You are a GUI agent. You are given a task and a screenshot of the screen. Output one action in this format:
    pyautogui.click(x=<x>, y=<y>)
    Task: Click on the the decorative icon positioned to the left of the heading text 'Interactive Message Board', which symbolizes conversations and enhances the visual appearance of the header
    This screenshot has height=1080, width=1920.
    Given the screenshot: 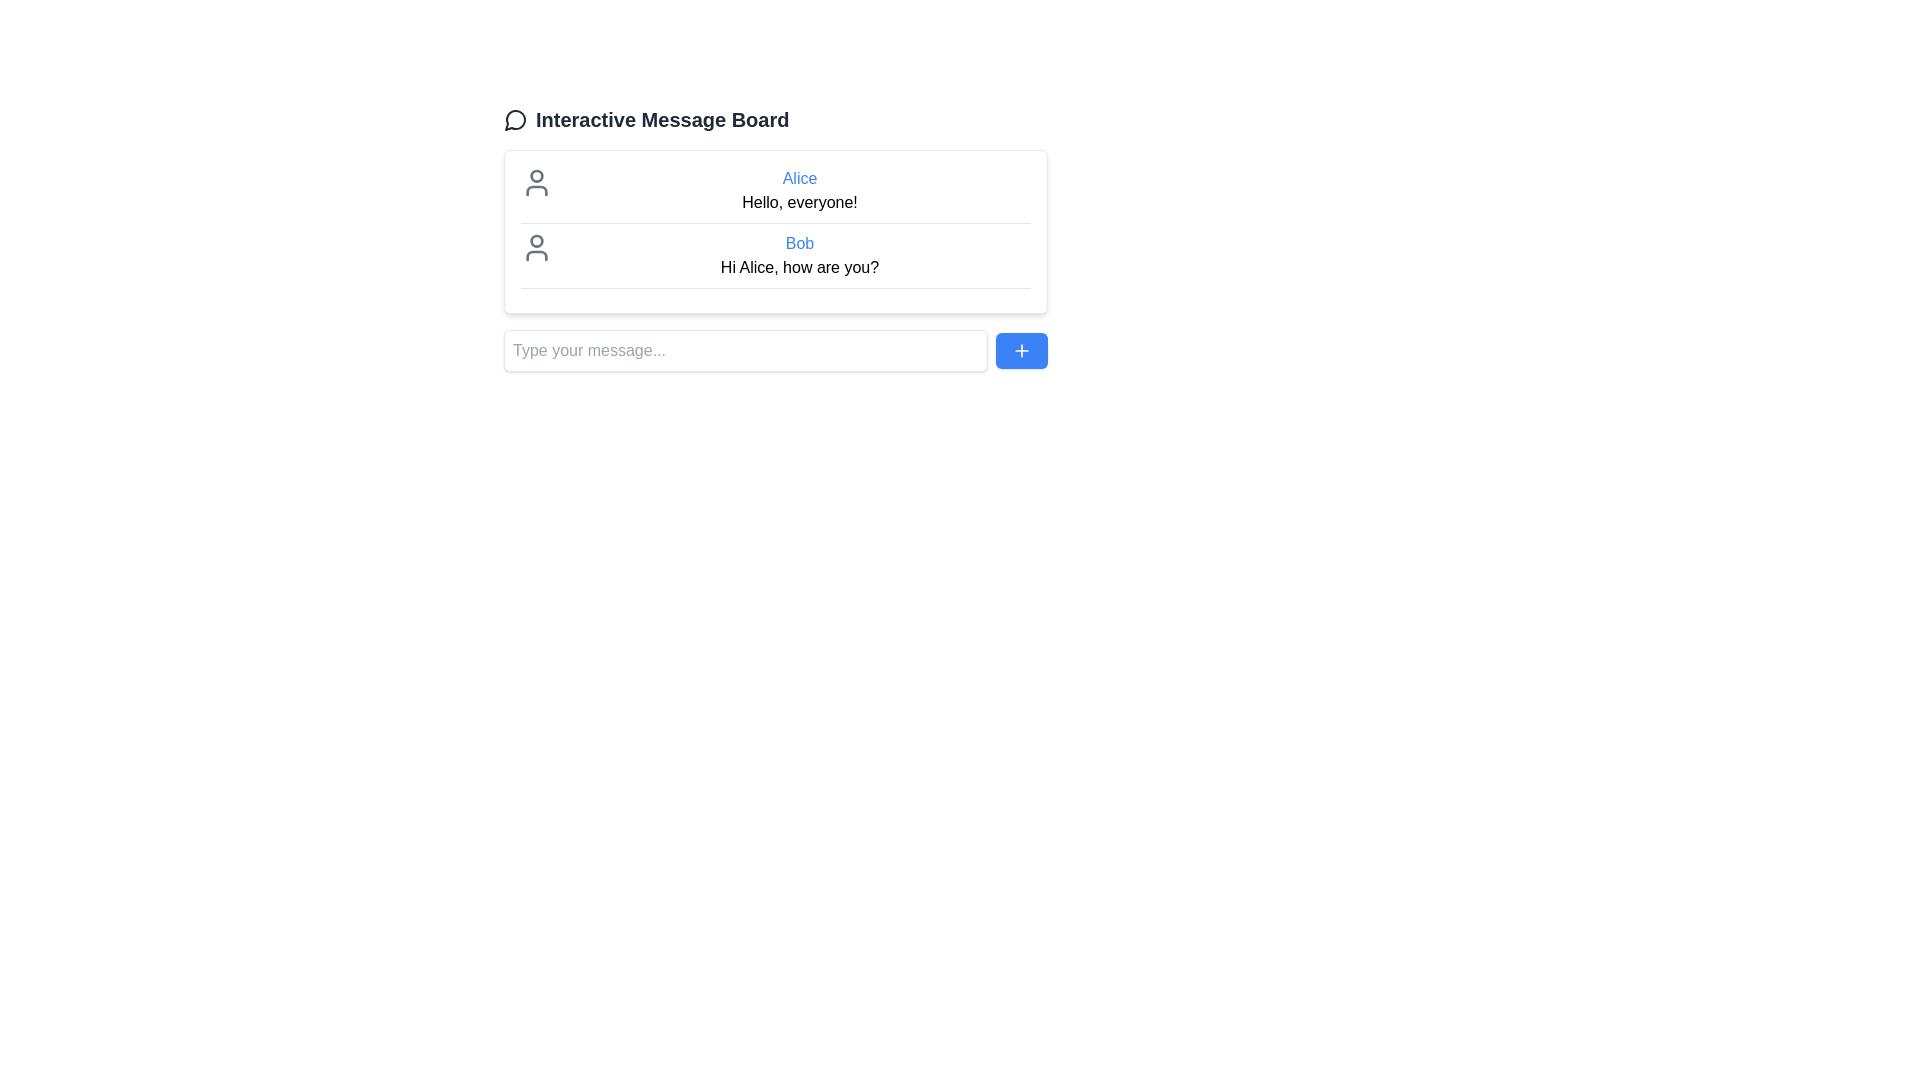 What is the action you would take?
    pyautogui.click(x=515, y=119)
    